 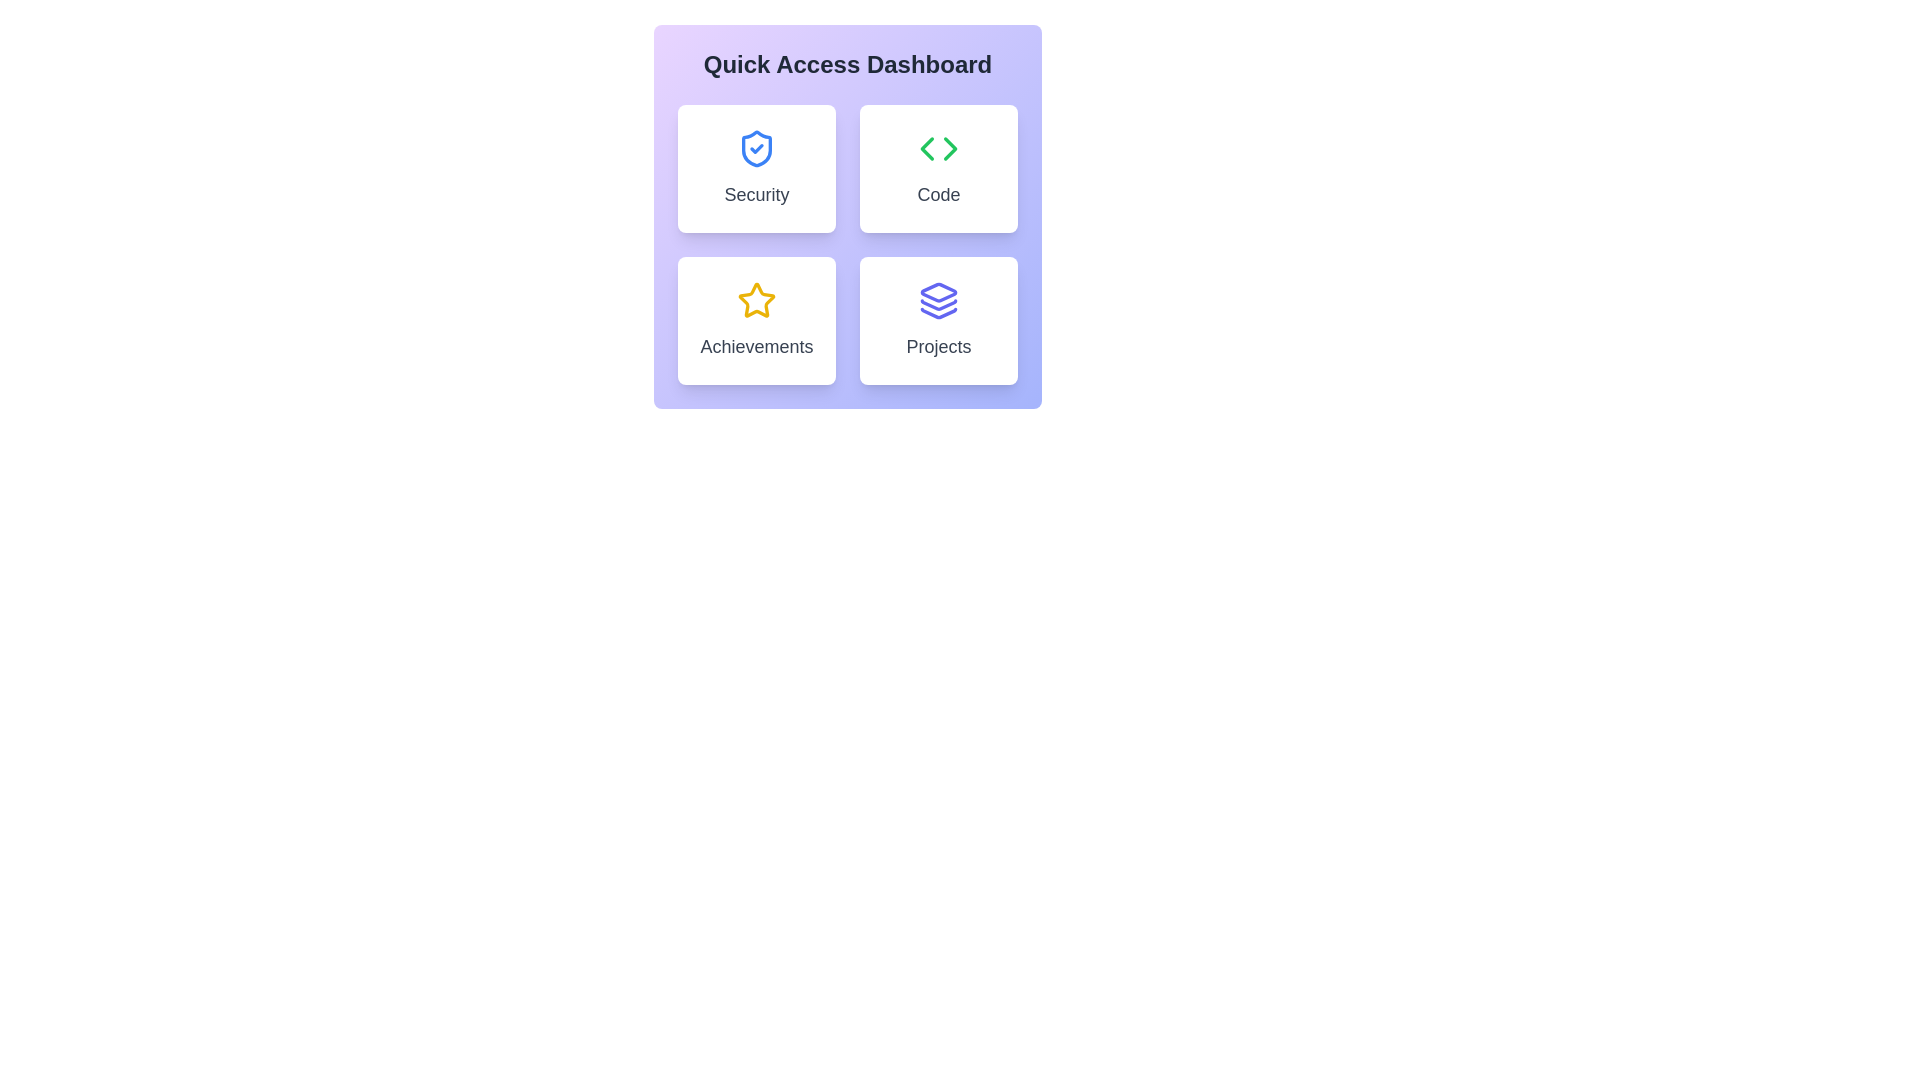 What do you see at coordinates (938, 168) in the screenshot?
I see `the interactive card located in the top-right of the 'Quick Access Dashboard' for navigation to the 'Code' section` at bounding box center [938, 168].